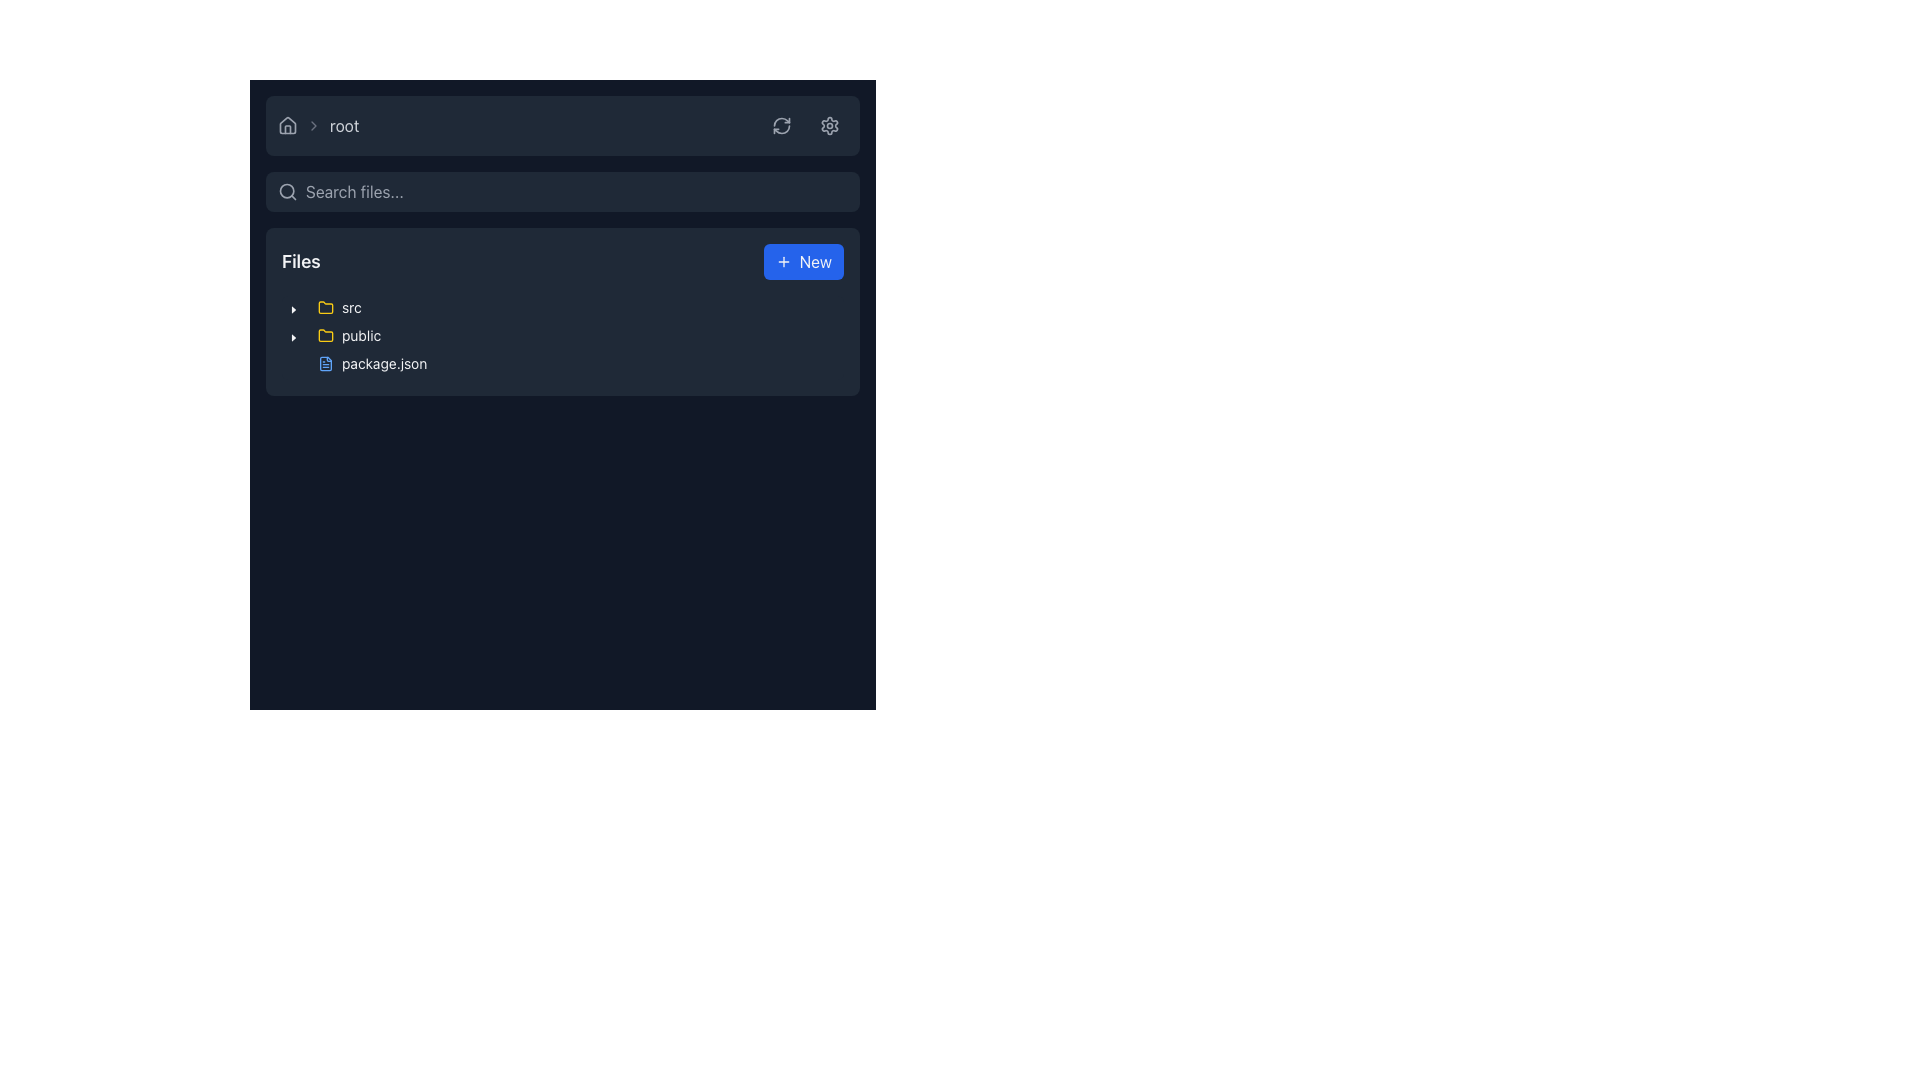  What do you see at coordinates (326, 363) in the screenshot?
I see `the icon representing the 'package.json' file in the 'Files' section, located to the left of the text label 'package.json'` at bounding box center [326, 363].